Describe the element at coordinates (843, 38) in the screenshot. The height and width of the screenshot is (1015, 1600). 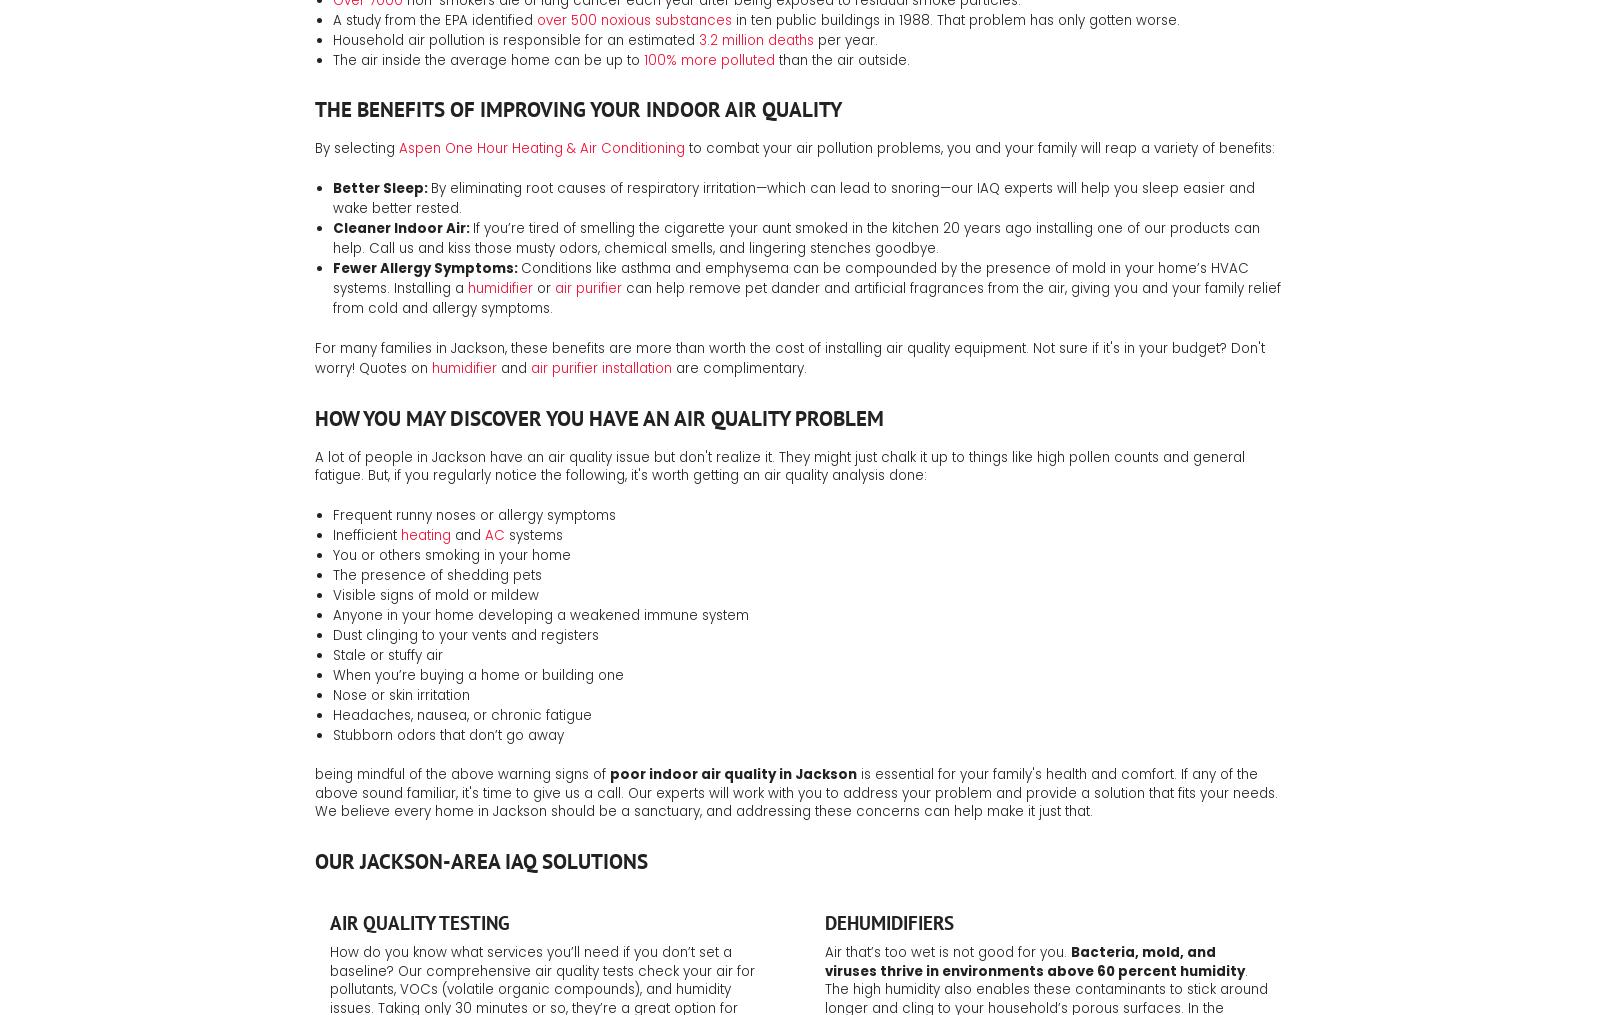
I see `'per year.'` at that location.